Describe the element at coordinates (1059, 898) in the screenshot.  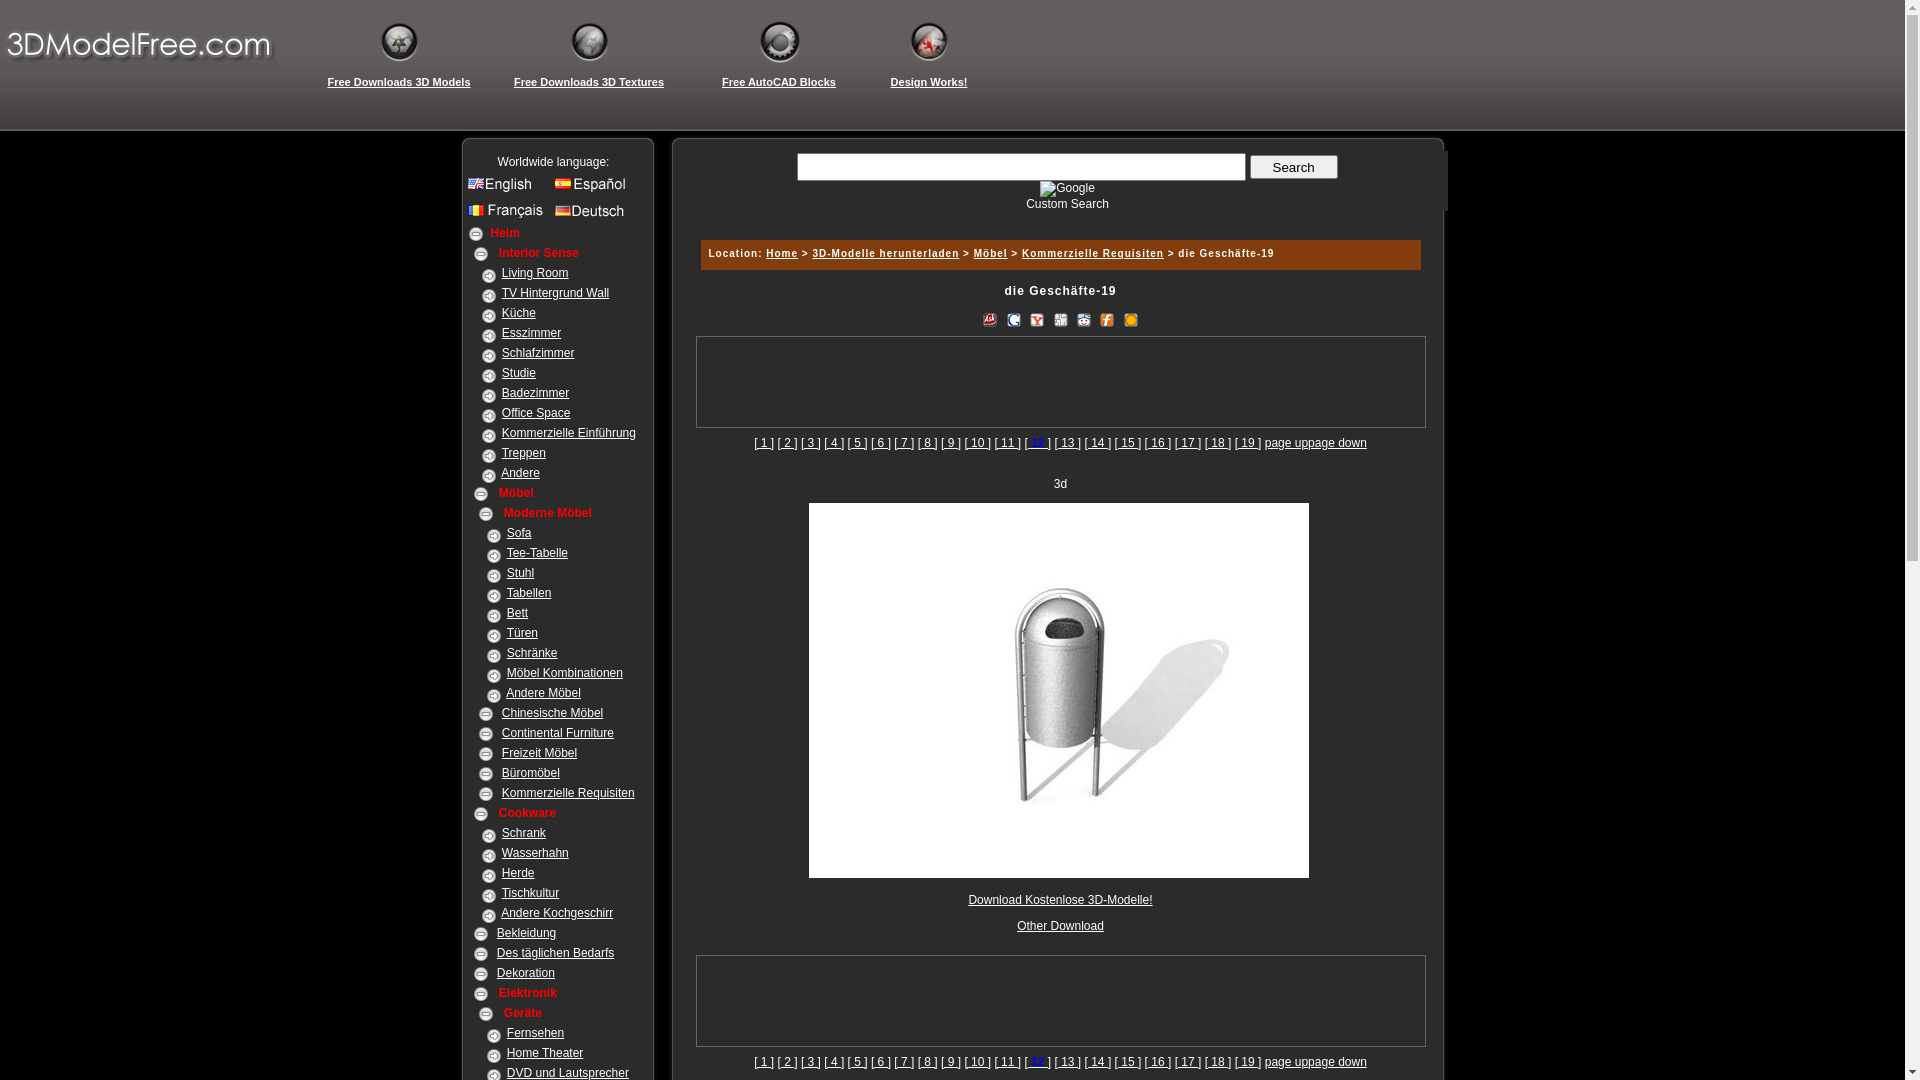
I see `'Download Kostenlose 3D-Modelle!'` at that location.